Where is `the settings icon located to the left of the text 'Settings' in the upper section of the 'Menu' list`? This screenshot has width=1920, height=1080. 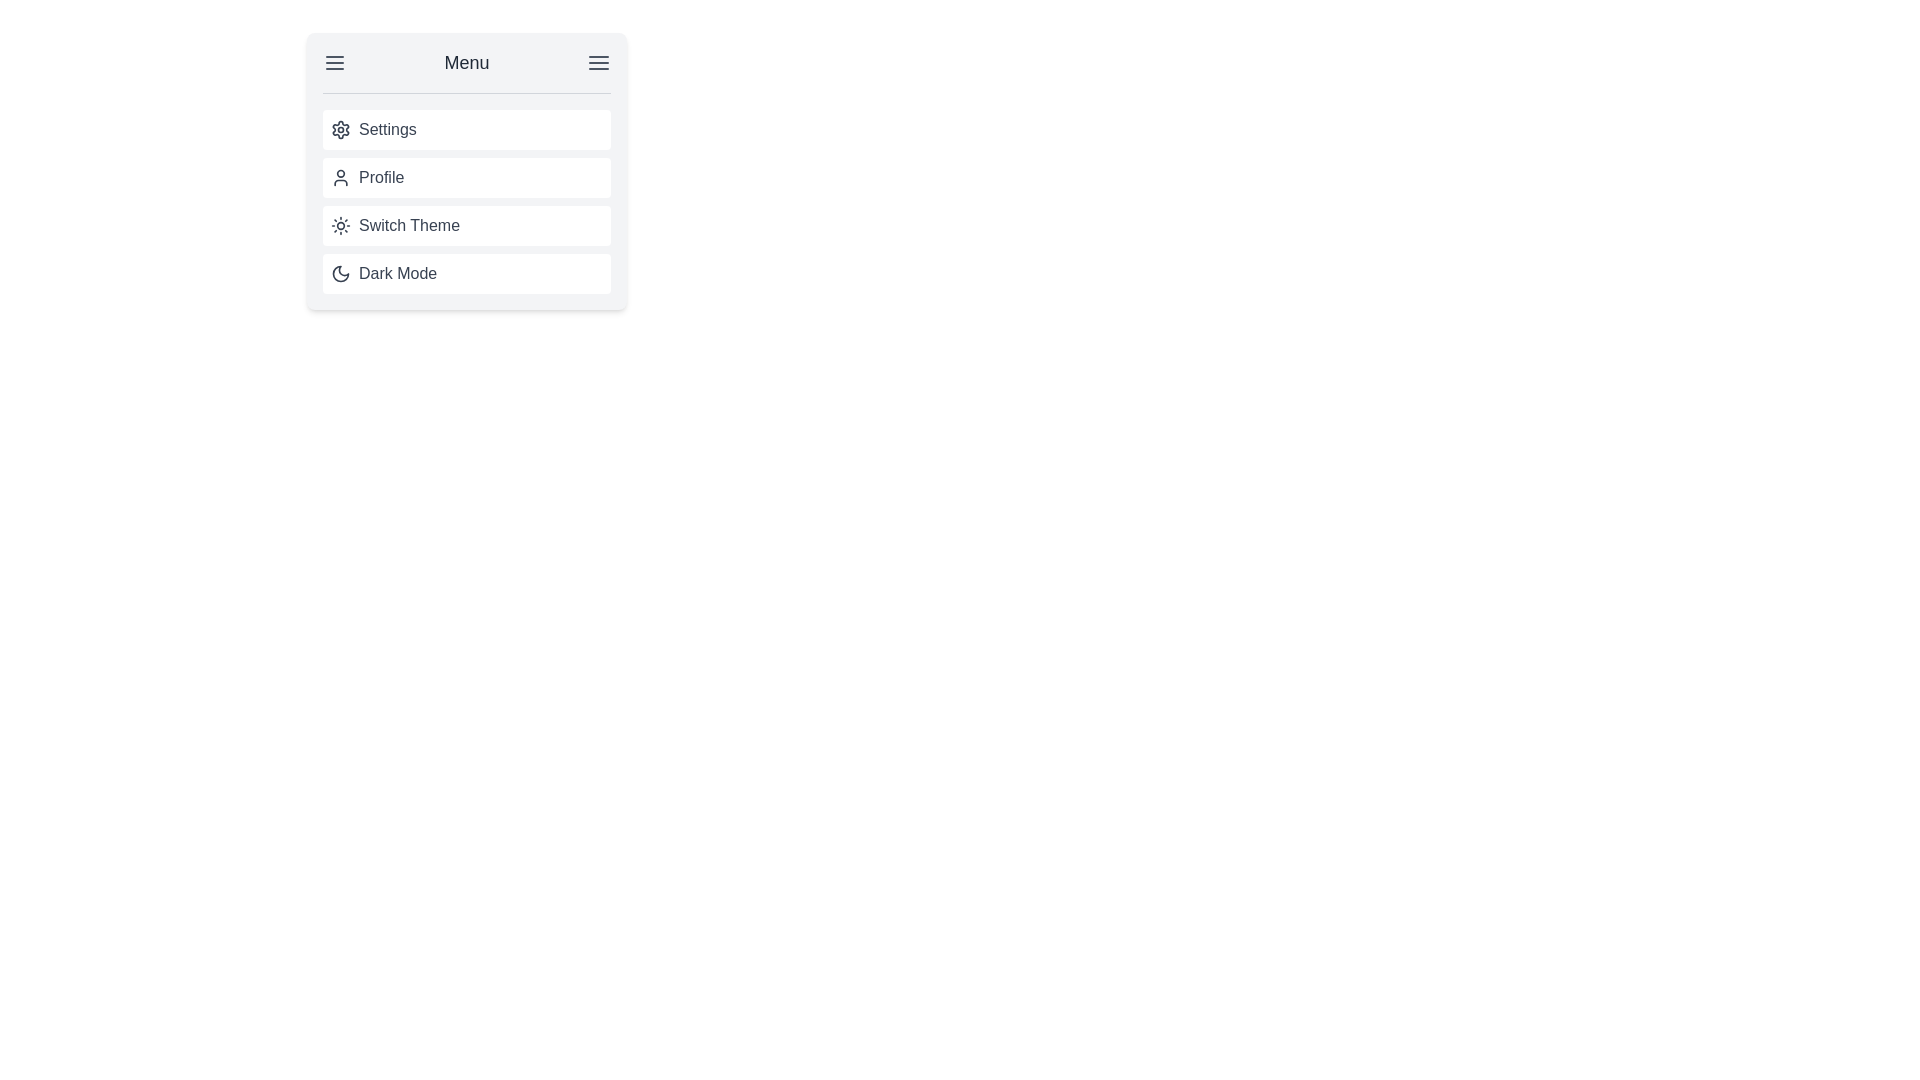
the settings icon located to the left of the text 'Settings' in the upper section of the 'Menu' list is located at coordinates (340, 130).